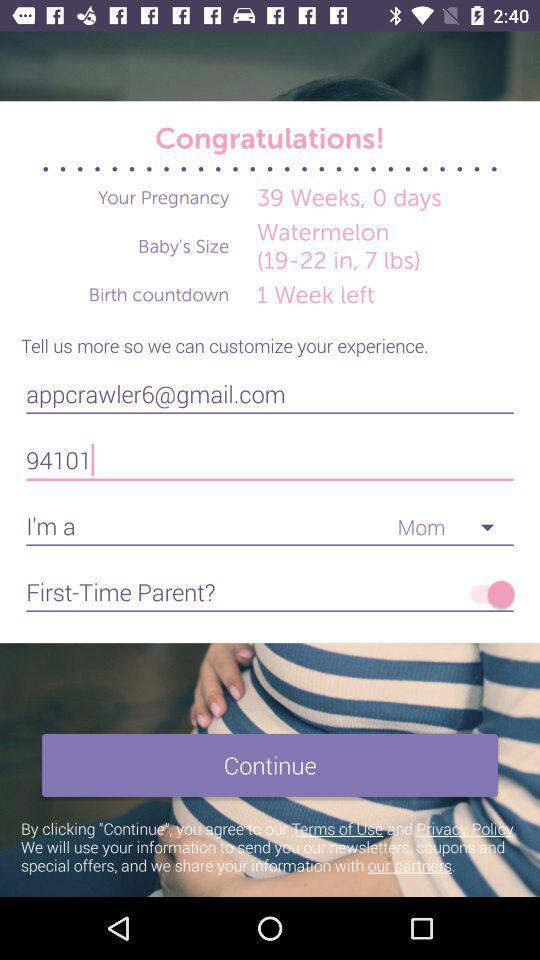  Describe the element at coordinates (270, 393) in the screenshot. I see `the icon above the 94101 icon` at that location.